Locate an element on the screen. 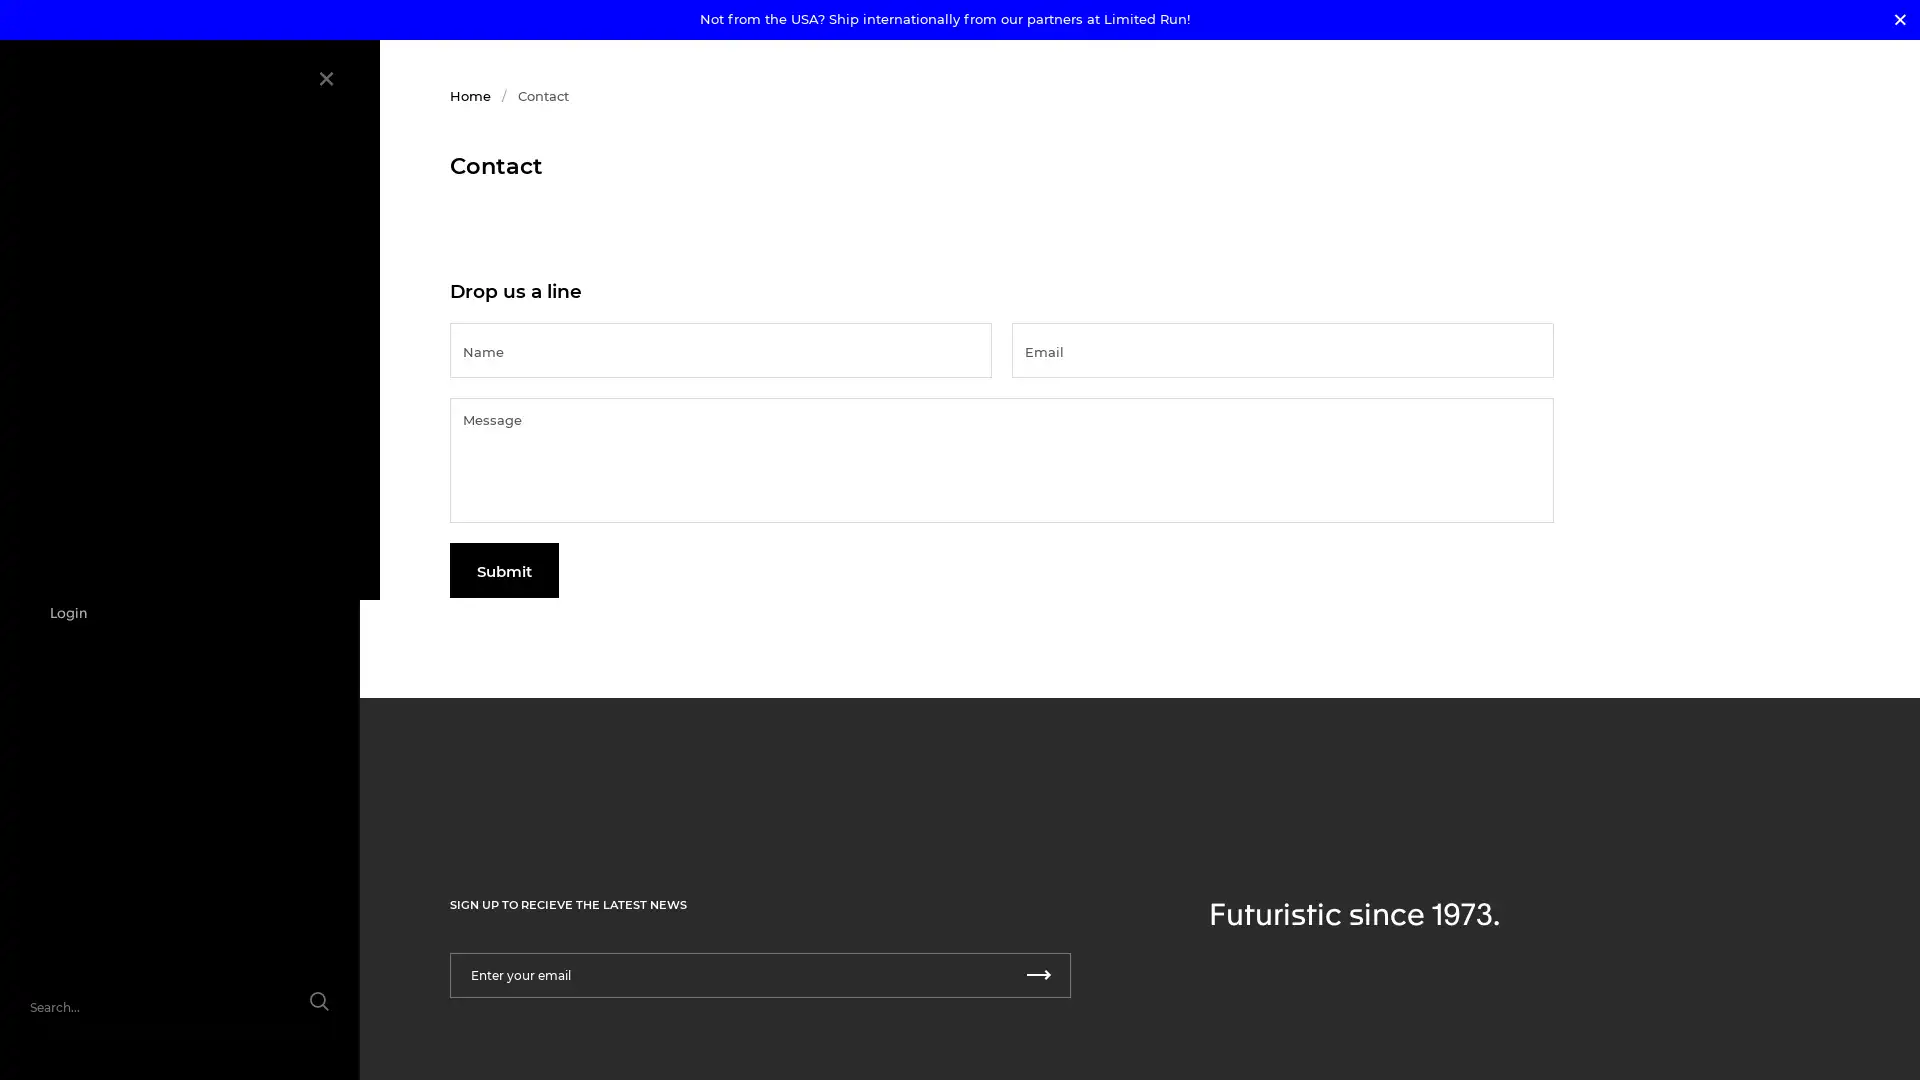  Submit is located at coordinates (297, 1013).